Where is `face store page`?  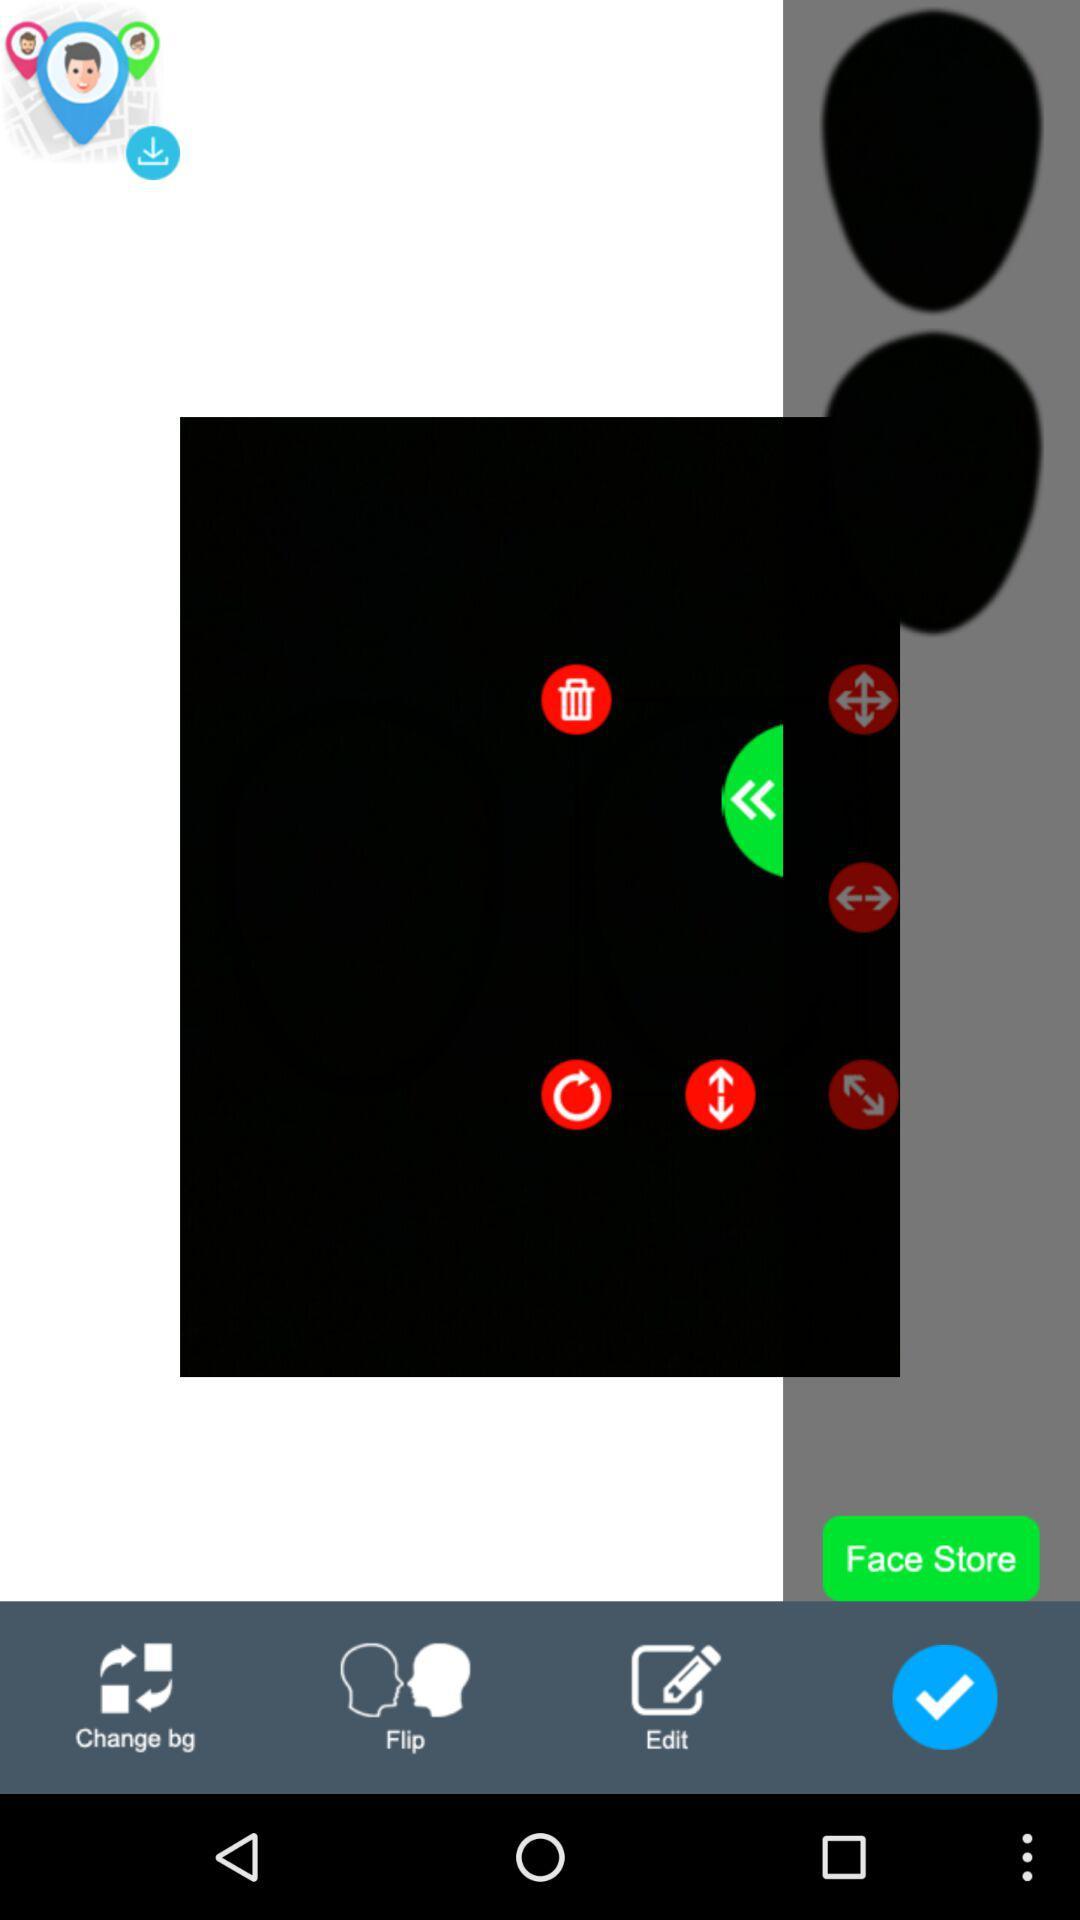
face store page is located at coordinates (945, 1696).